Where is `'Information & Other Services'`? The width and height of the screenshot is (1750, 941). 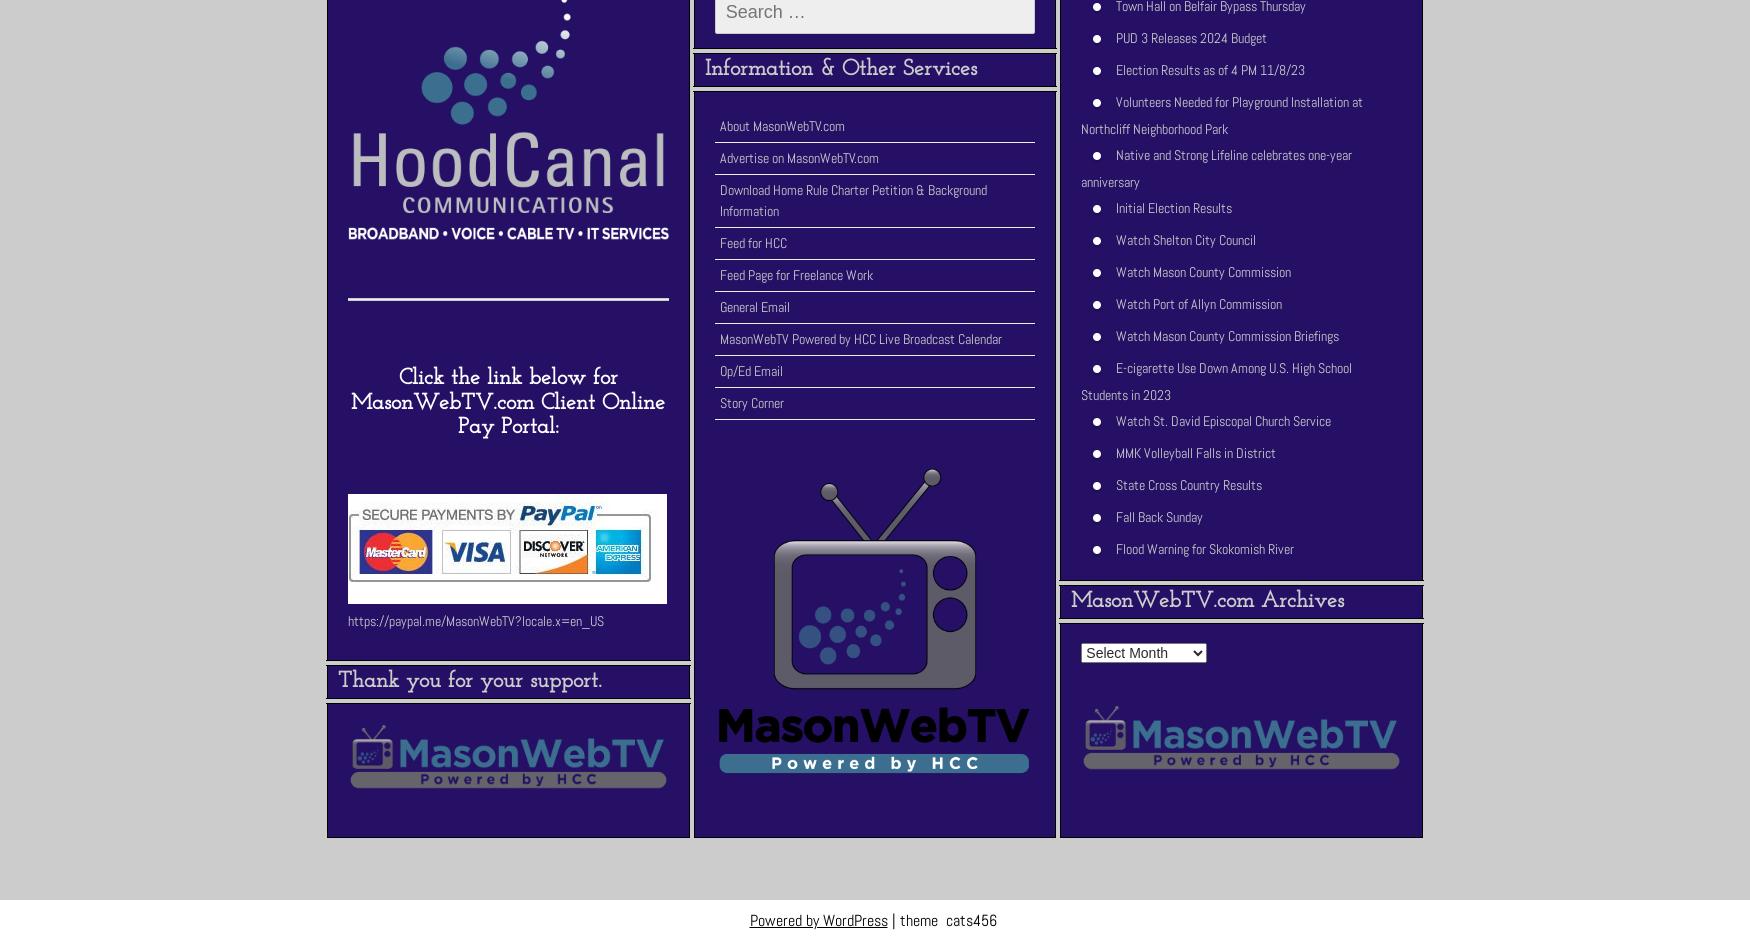 'Information & Other Services' is located at coordinates (840, 68).